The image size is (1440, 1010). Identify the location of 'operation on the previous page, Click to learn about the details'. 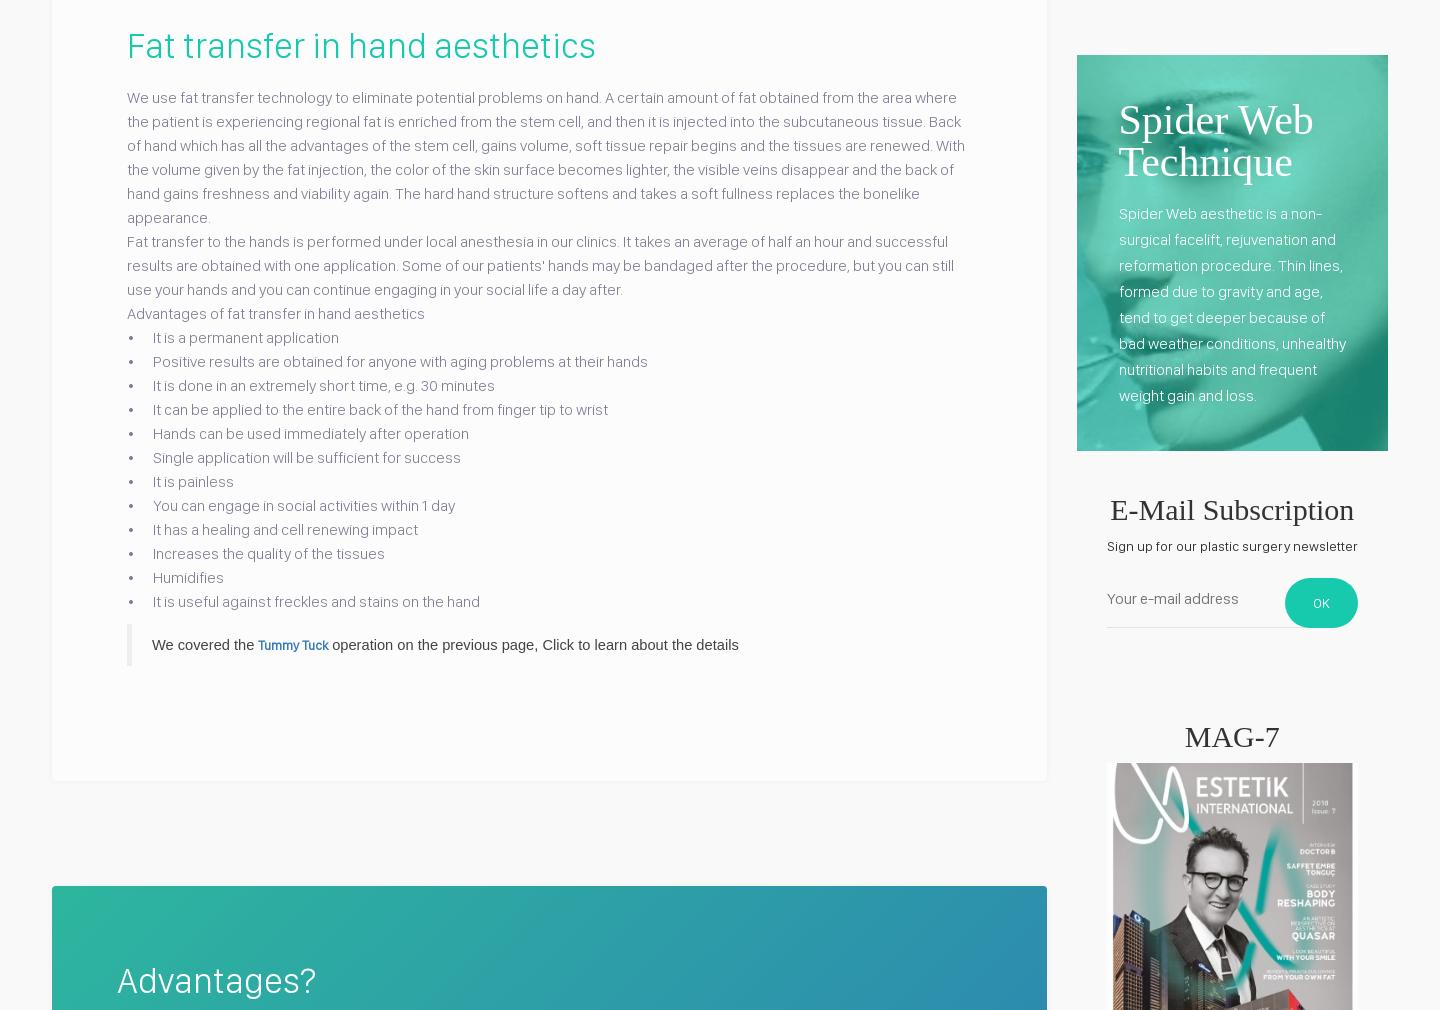
(533, 642).